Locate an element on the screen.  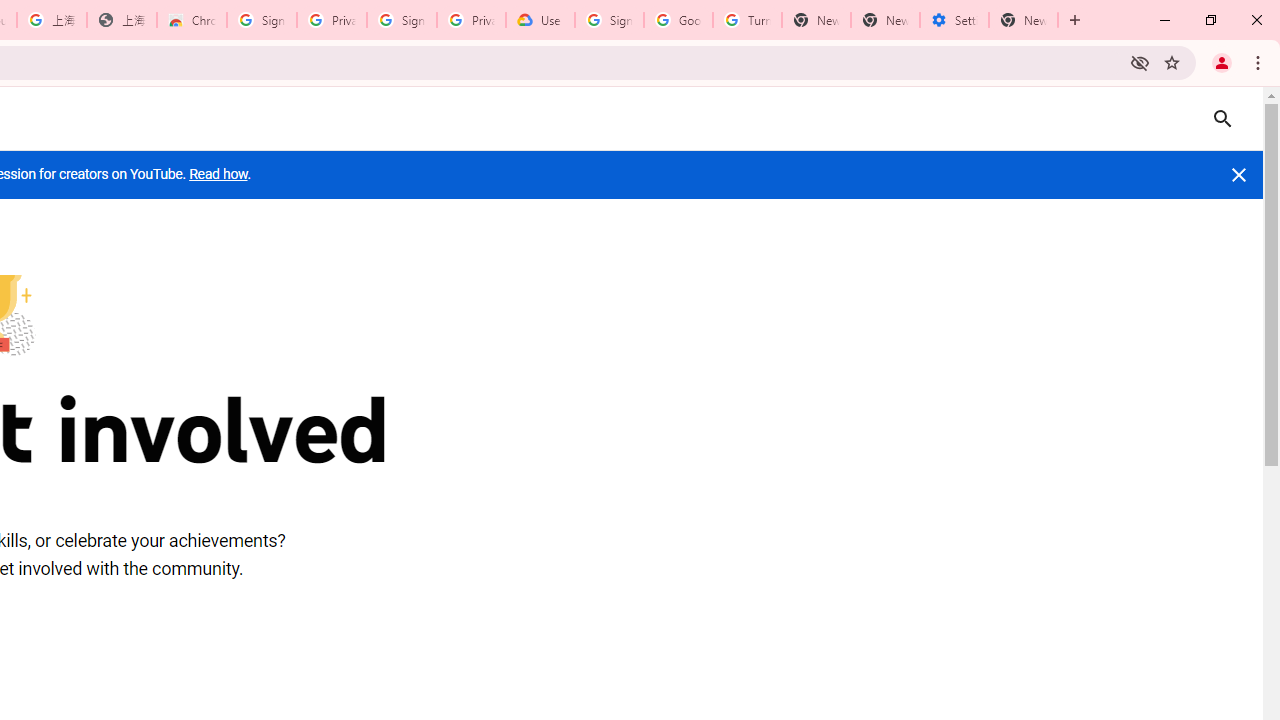
'Google Account Help' is located at coordinates (678, 20).